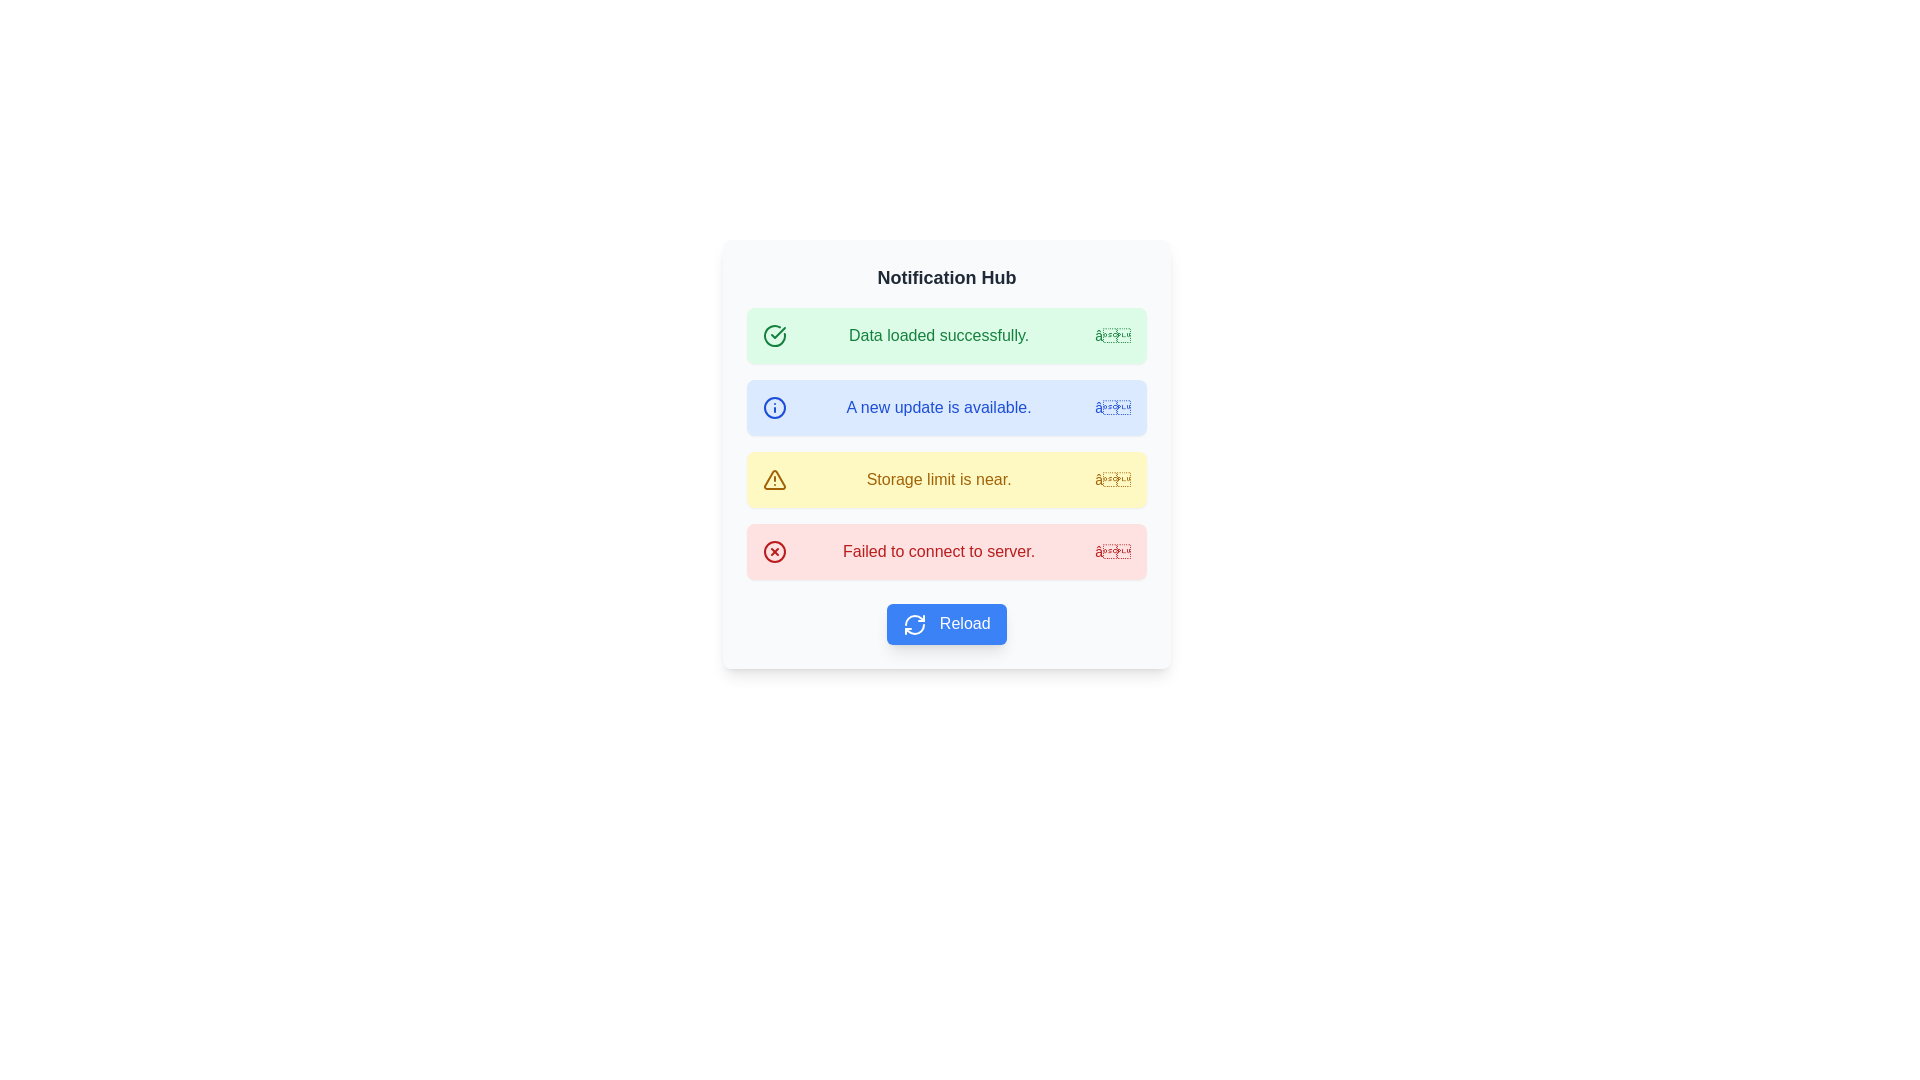 This screenshot has width=1920, height=1080. Describe the element at coordinates (945, 277) in the screenshot. I see `the Text label that serves as the title for the notification pane, positioned at the top-center of the notification card` at that location.